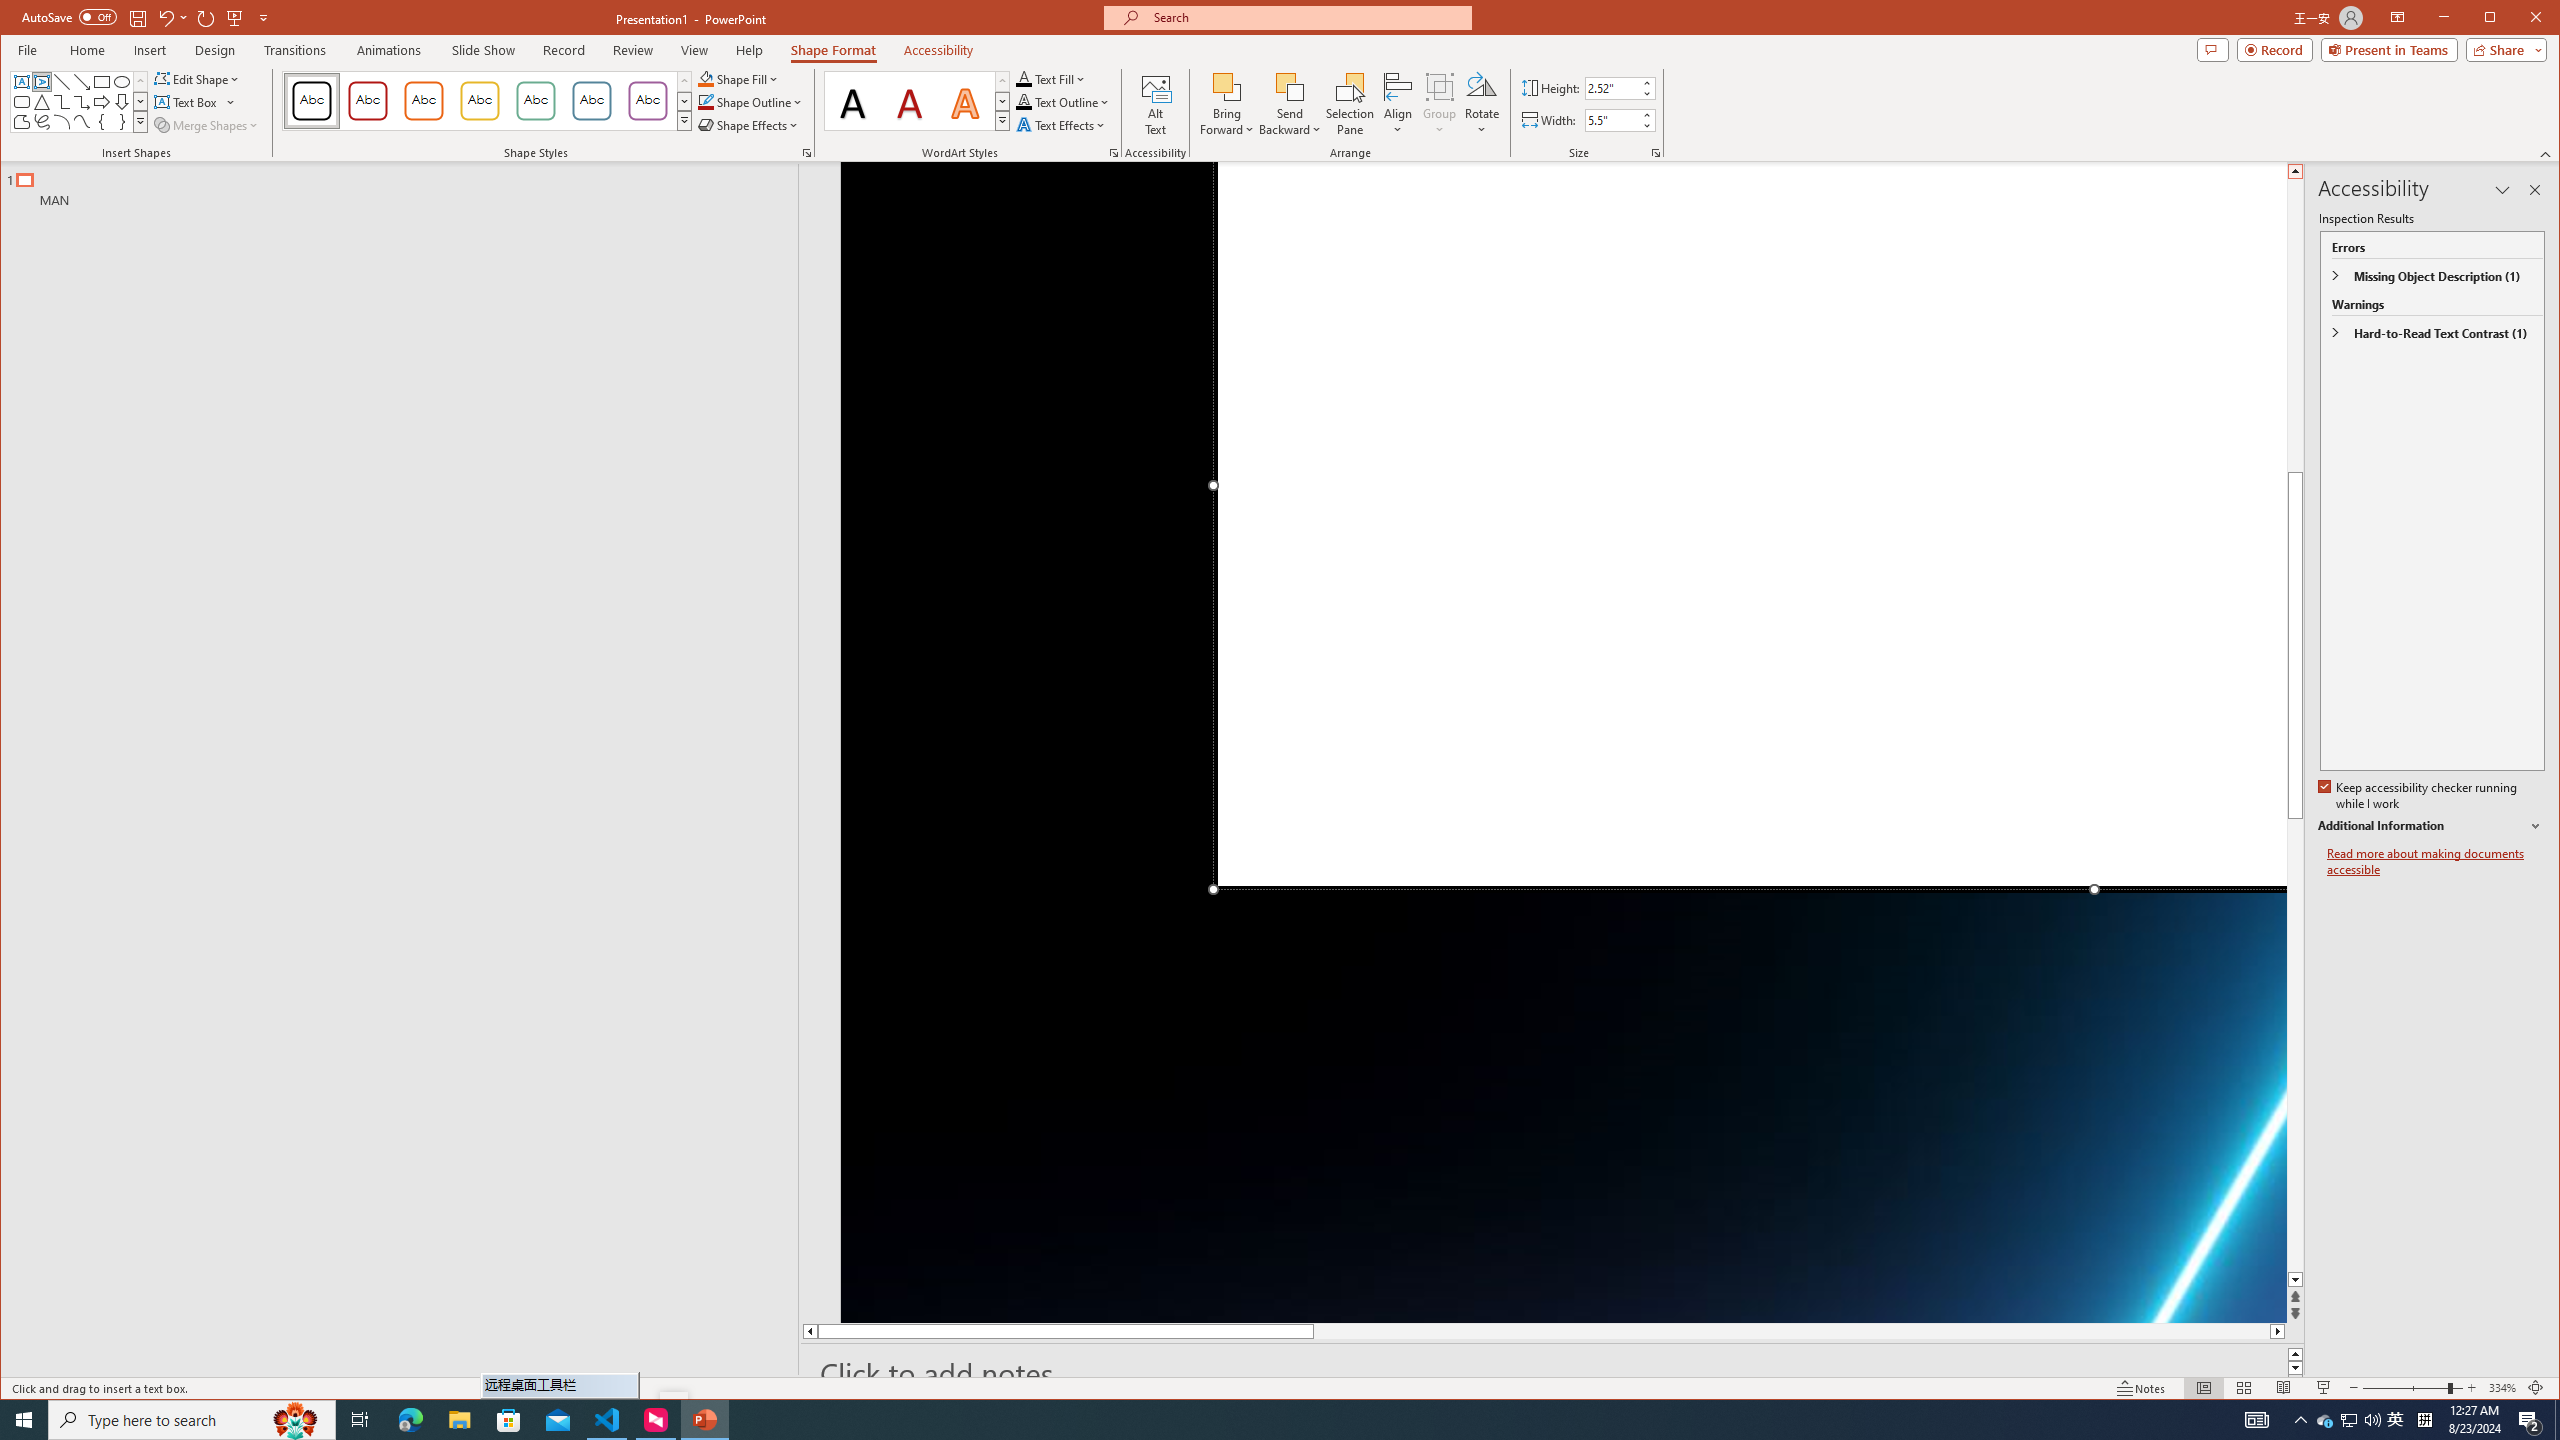 The height and width of the screenshot is (1440, 2560). Describe the element at coordinates (647, 100) in the screenshot. I see `'Colored Outline - Purple, Accent 6'` at that location.